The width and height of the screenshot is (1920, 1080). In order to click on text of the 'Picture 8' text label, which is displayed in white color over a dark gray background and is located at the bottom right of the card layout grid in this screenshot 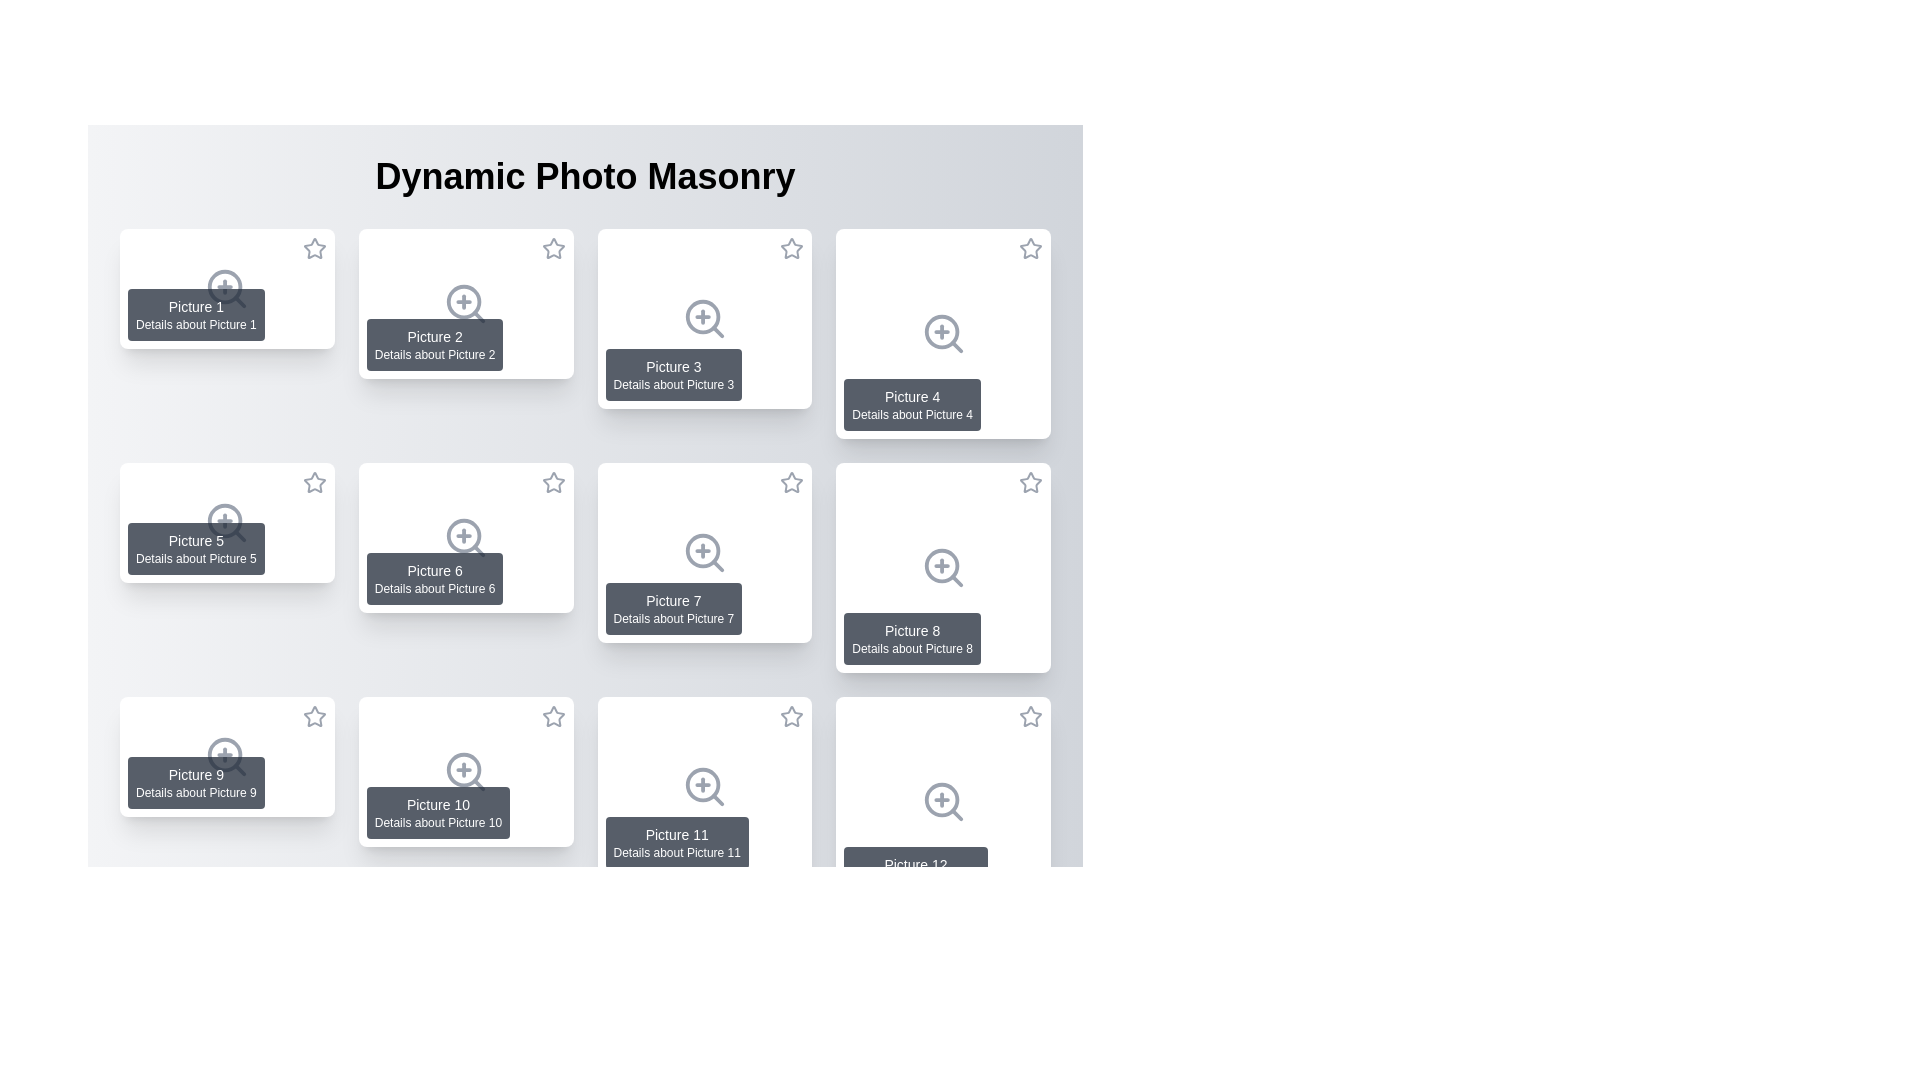, I will do `click(911, 631)`.